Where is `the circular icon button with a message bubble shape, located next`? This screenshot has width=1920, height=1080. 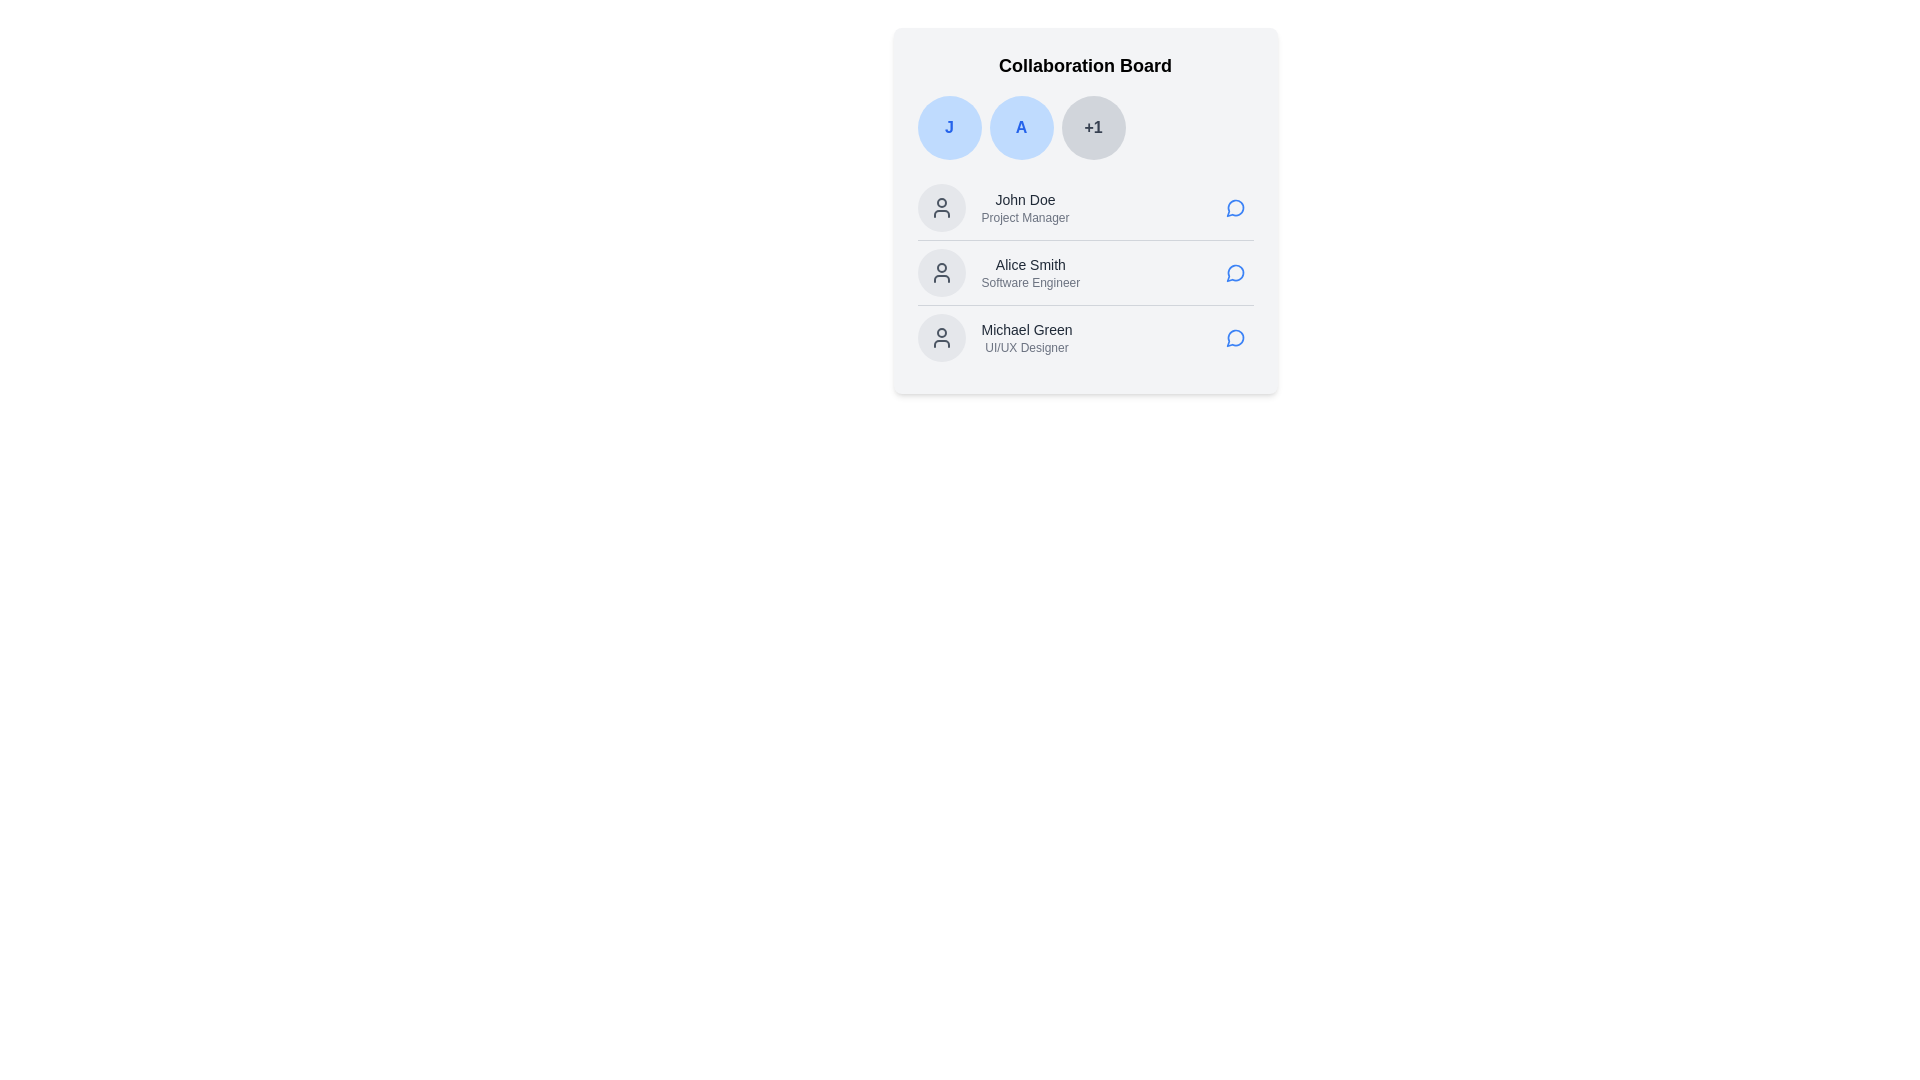 the circular icon button with a message bubble shape, located next is located at coordinates (1234, 208).